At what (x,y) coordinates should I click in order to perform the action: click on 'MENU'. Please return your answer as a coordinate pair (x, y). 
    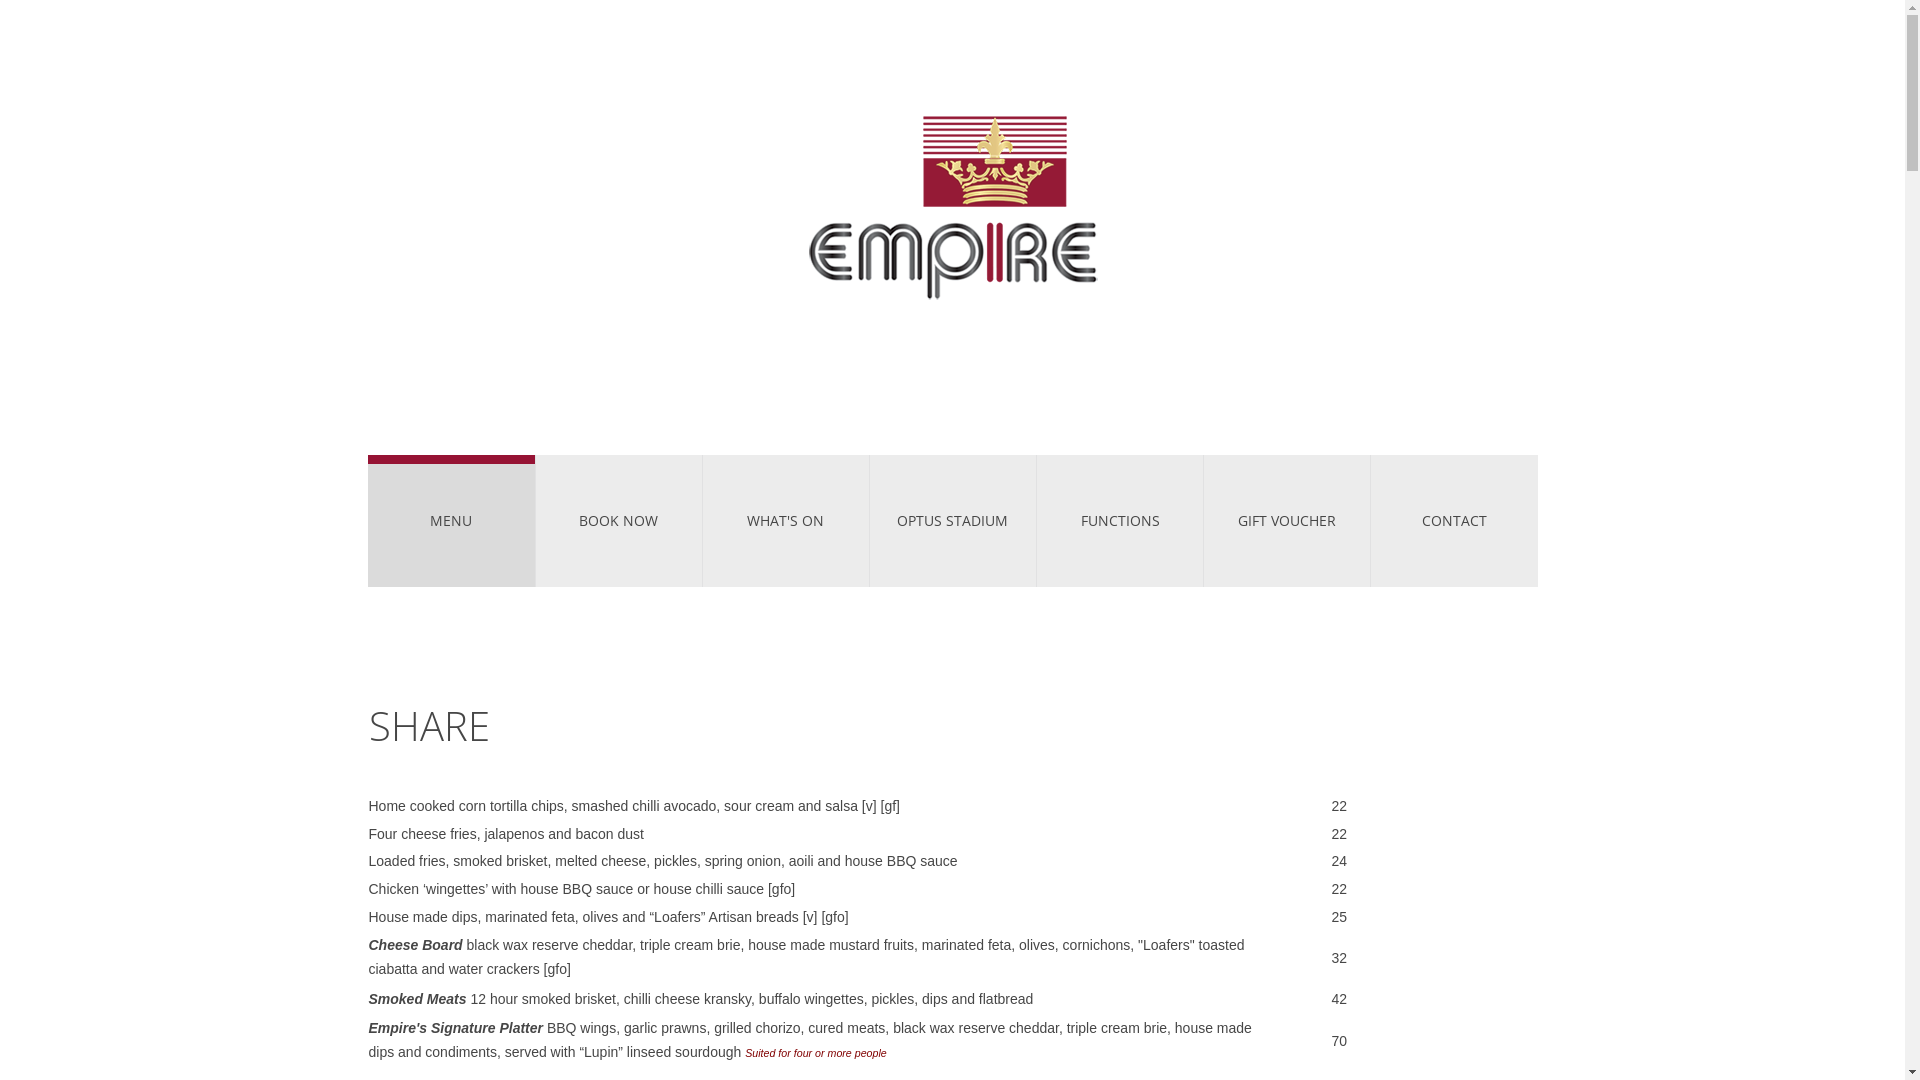
    Looking at the image, I should click on (450, 519).